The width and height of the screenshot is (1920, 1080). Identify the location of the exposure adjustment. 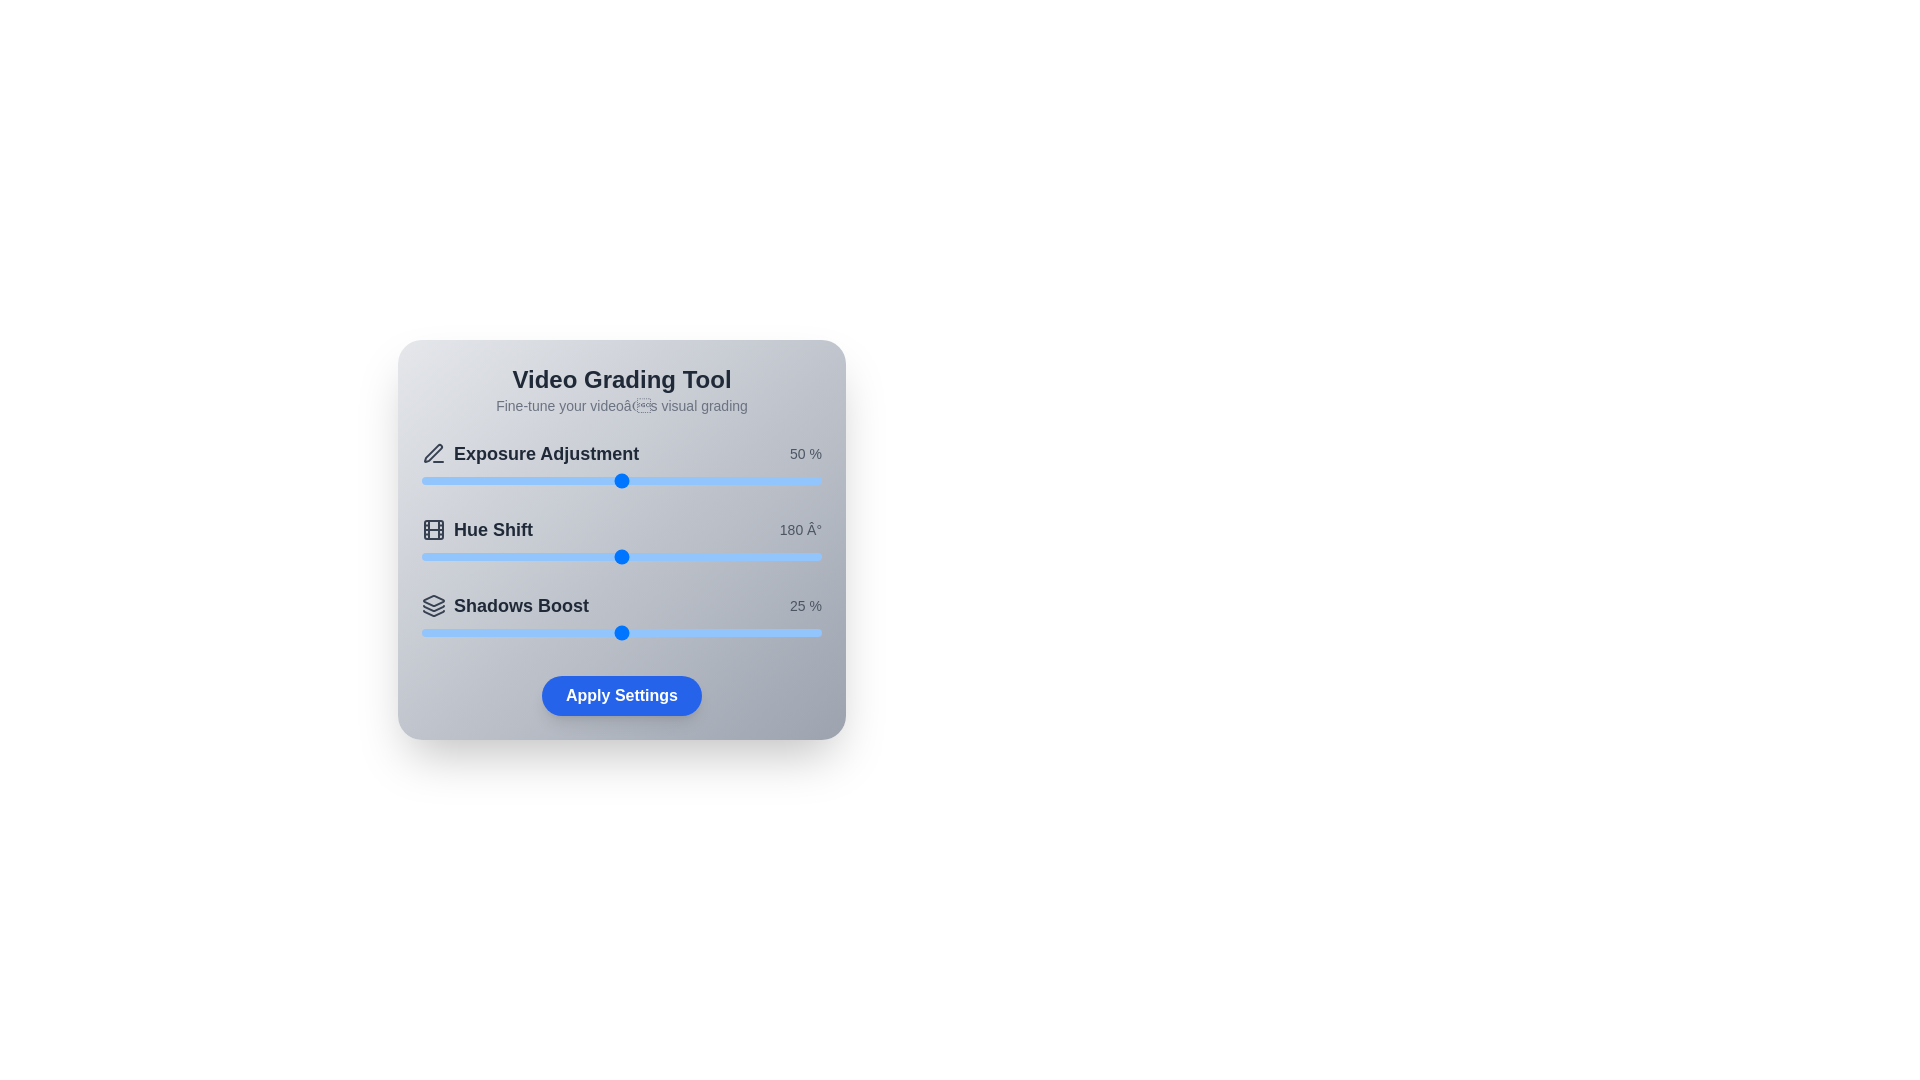
(673, 481).